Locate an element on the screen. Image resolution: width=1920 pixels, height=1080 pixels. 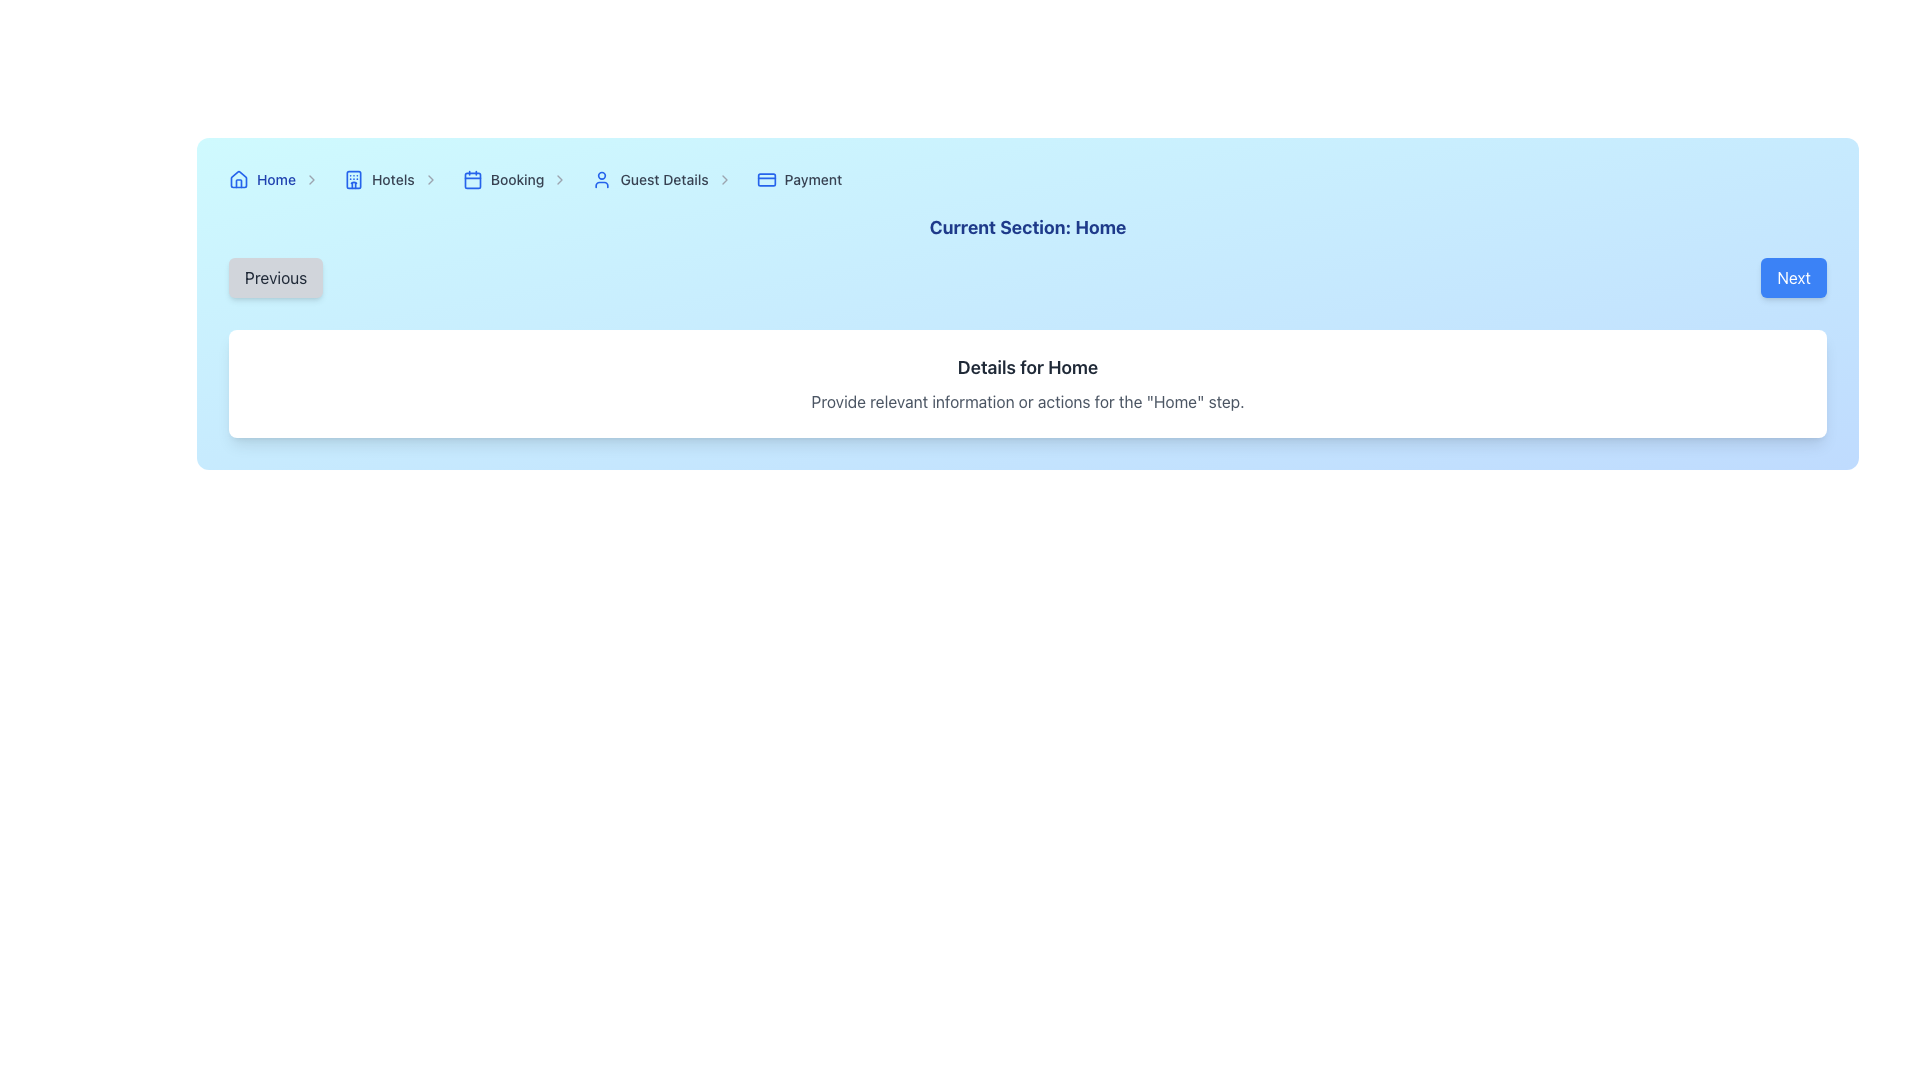
the 'Booking' link in the breadcrumb navigation bar is located at coordinates (517, 180).